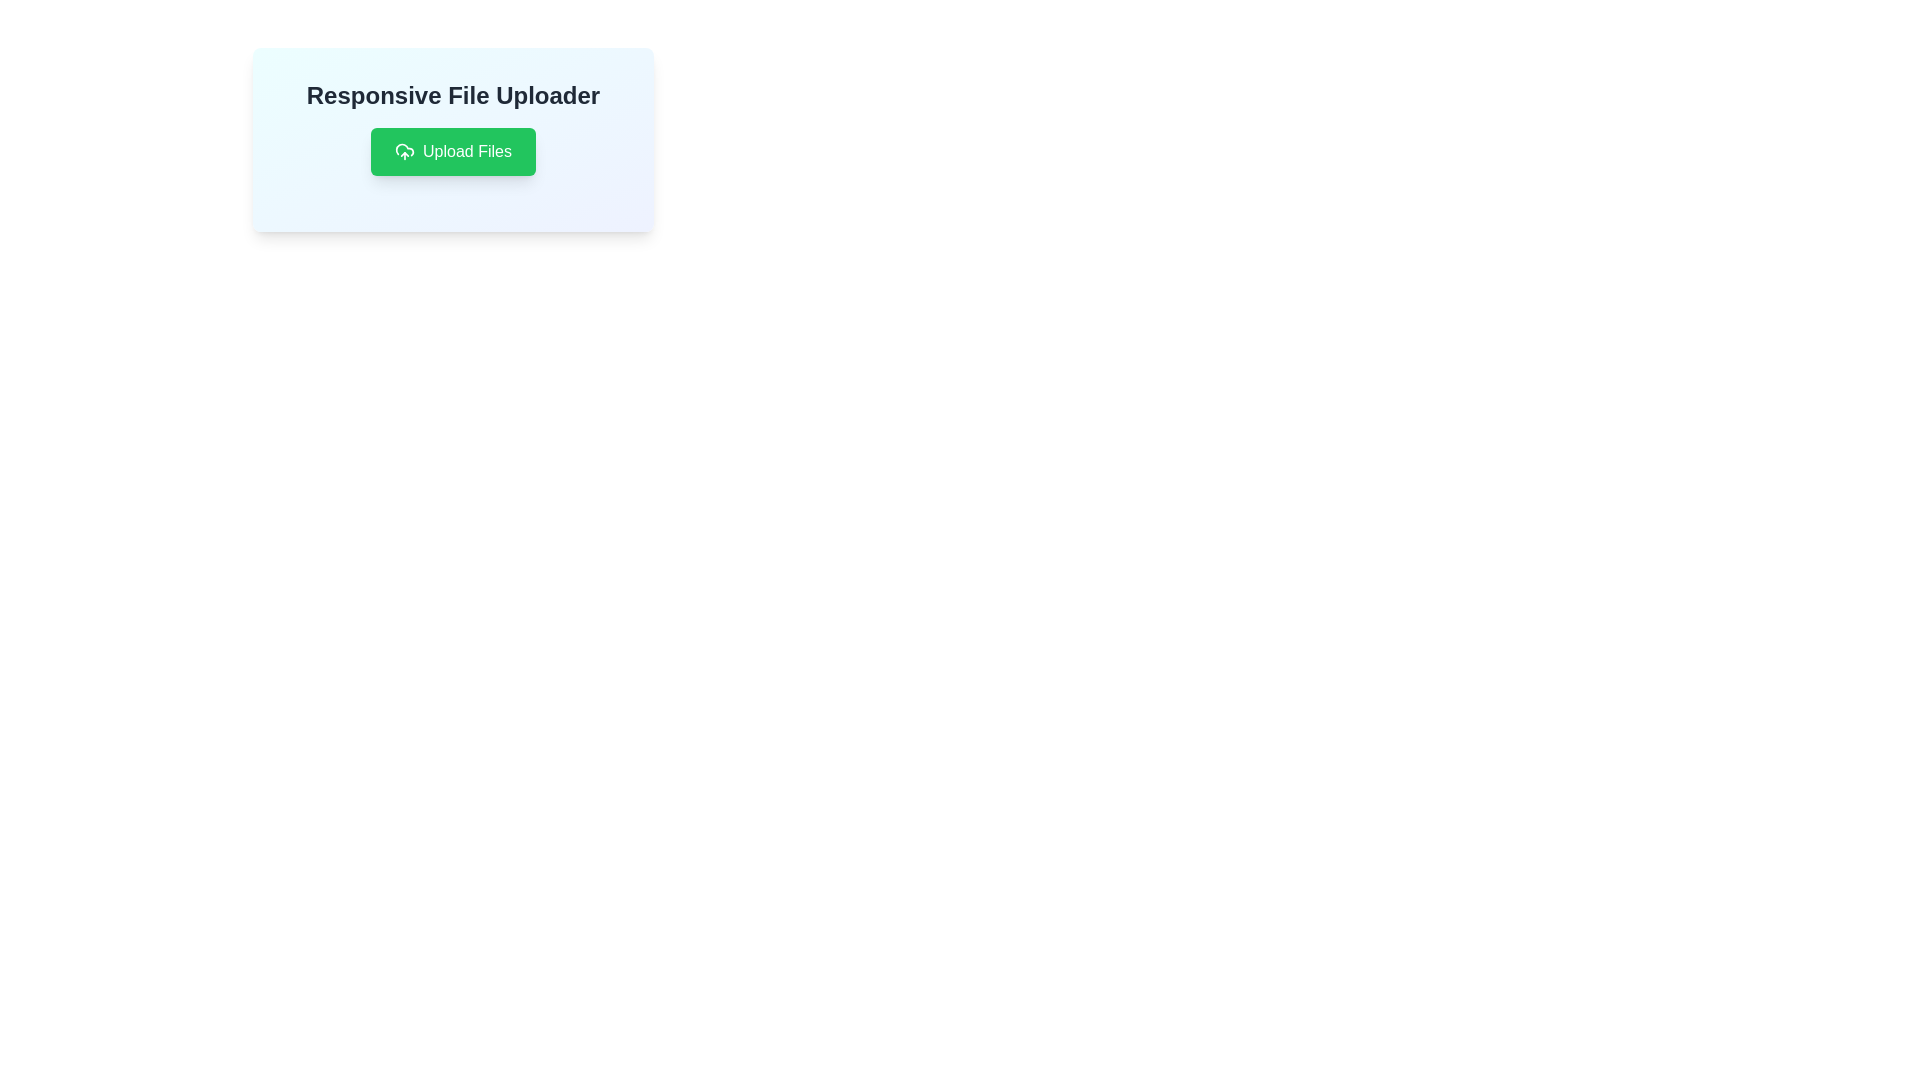 Image resolution: width=1920 pixels, height=1080 pixels. What do you see at coordinates (452, 138) in the screenshot?
I see `the panel that contains a title and a button for file selection, located in the left-middle portion of the interface` at bounding box center [452, 138].